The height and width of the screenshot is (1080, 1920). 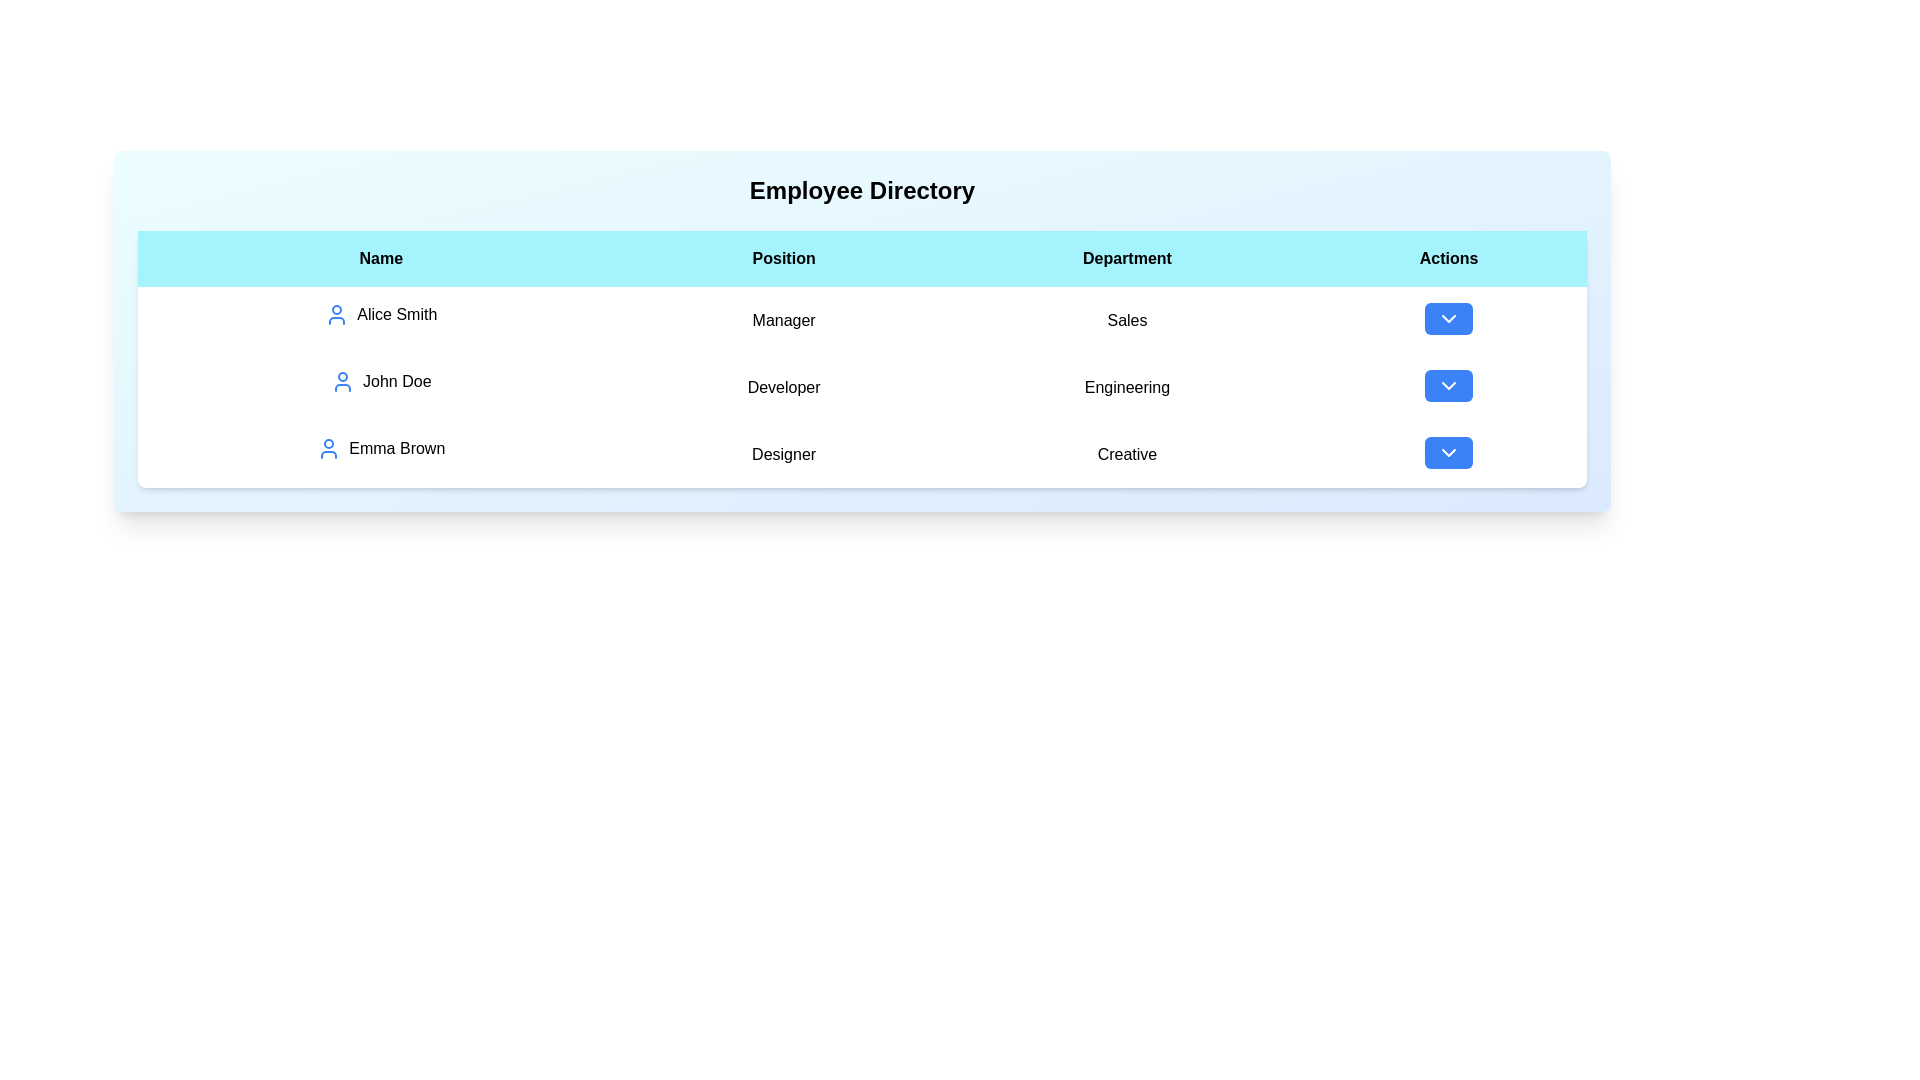 I want to click on the 'Name' text label, which is the first label in a row of headers for a table, displayed in bold black font on a light blue background, so click(x=381, y=257).